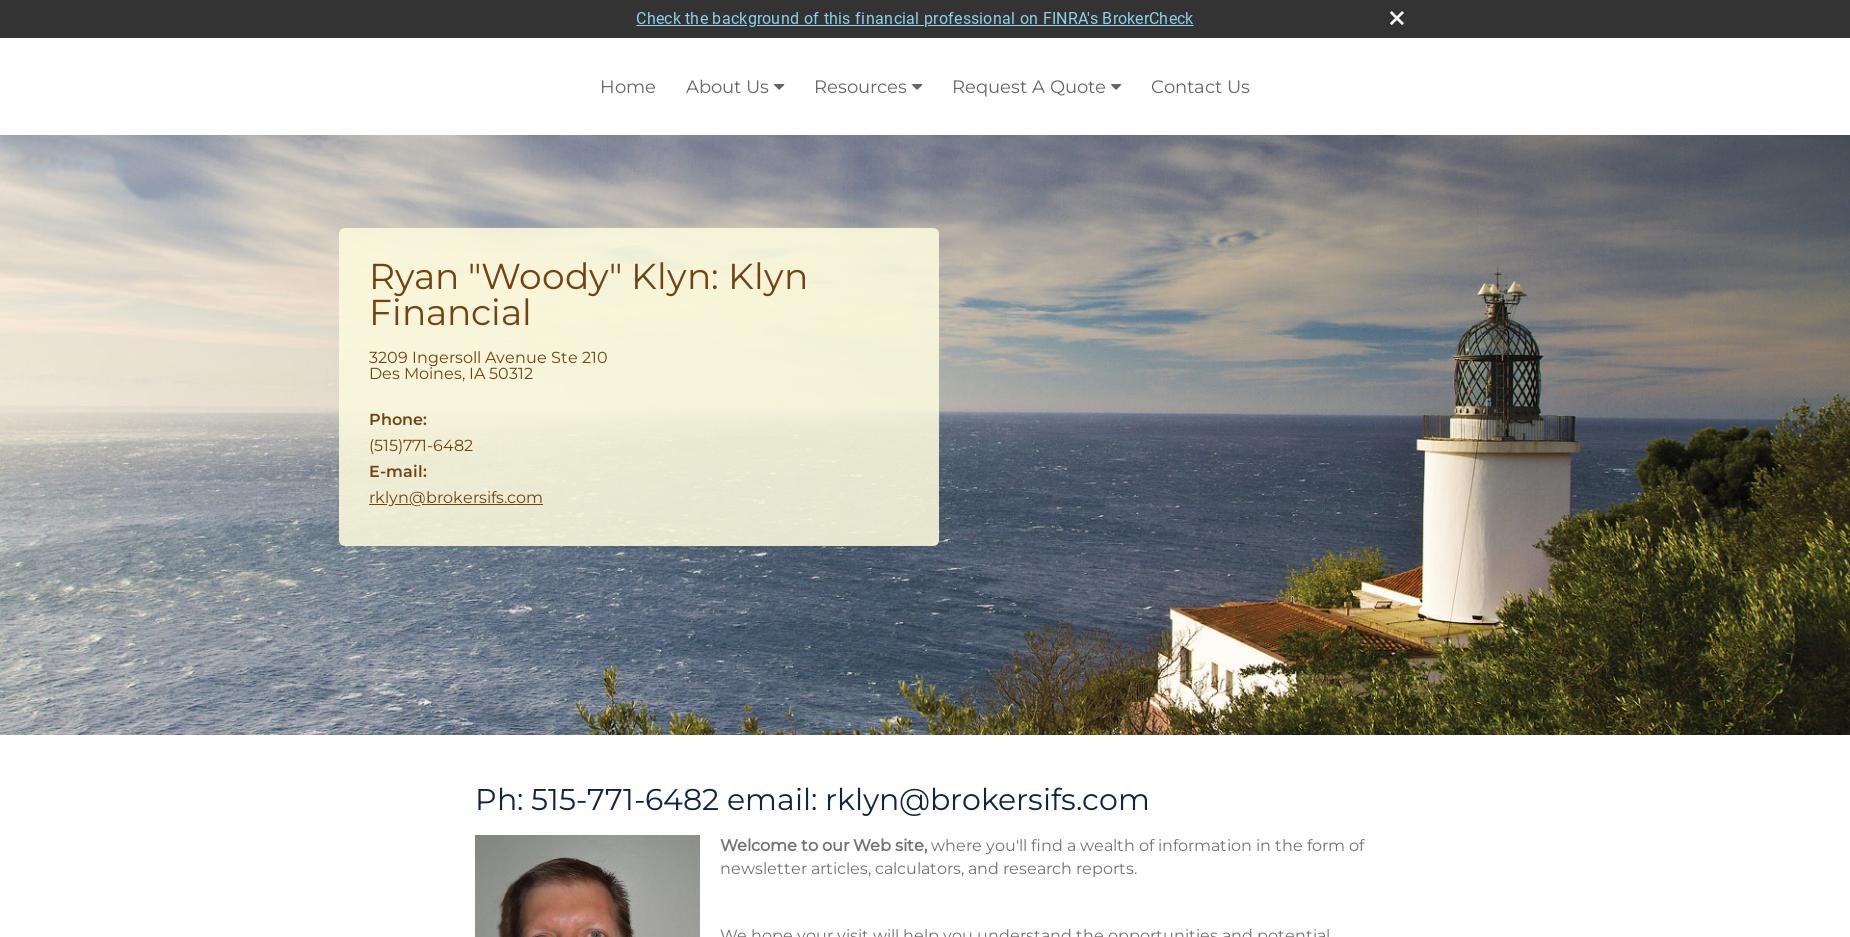 This screenshot has width=1850, height=937. What do you see at coordinates (368, 848) in the screenshot?
I see `'How much do you need to save each year to meet your long-term financial goals?'` at bounding box center [368, 848].